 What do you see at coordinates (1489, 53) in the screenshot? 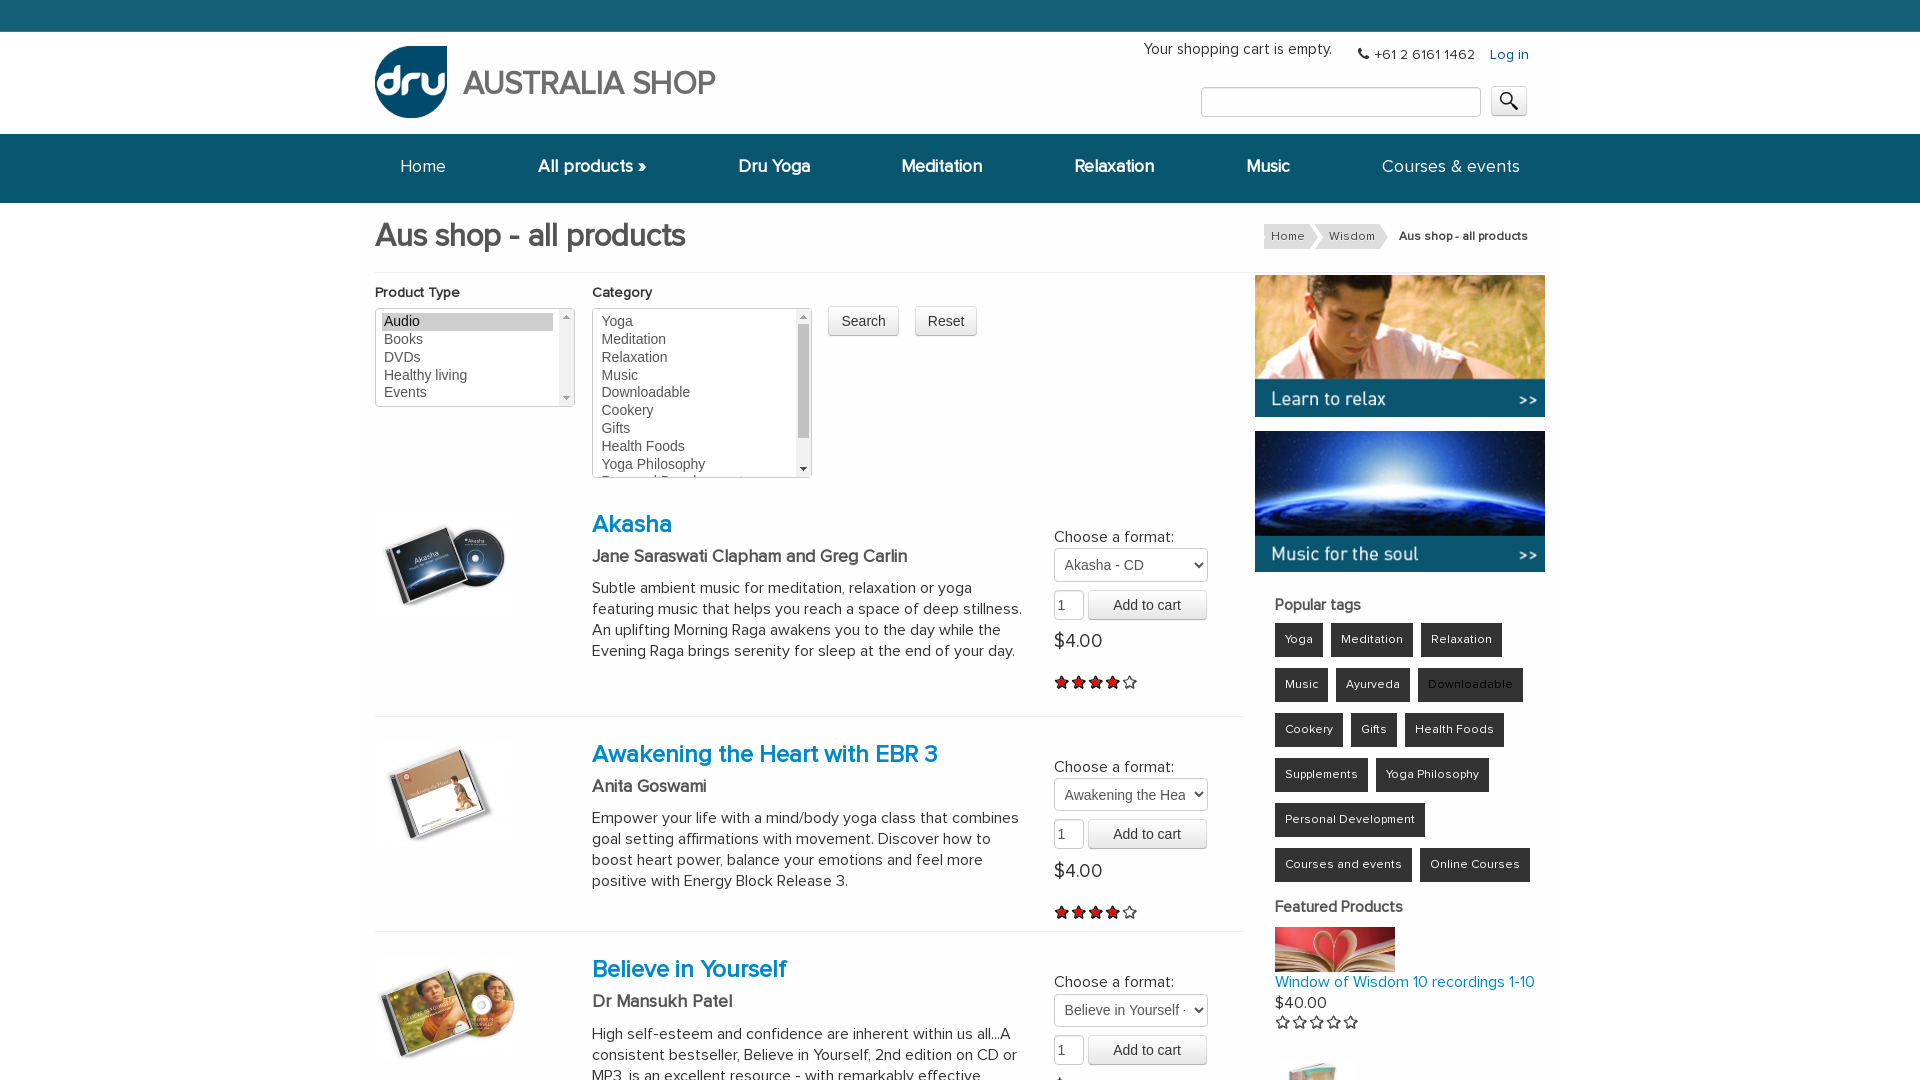
I see `'Log in'` at bounding box center [1489, 53].